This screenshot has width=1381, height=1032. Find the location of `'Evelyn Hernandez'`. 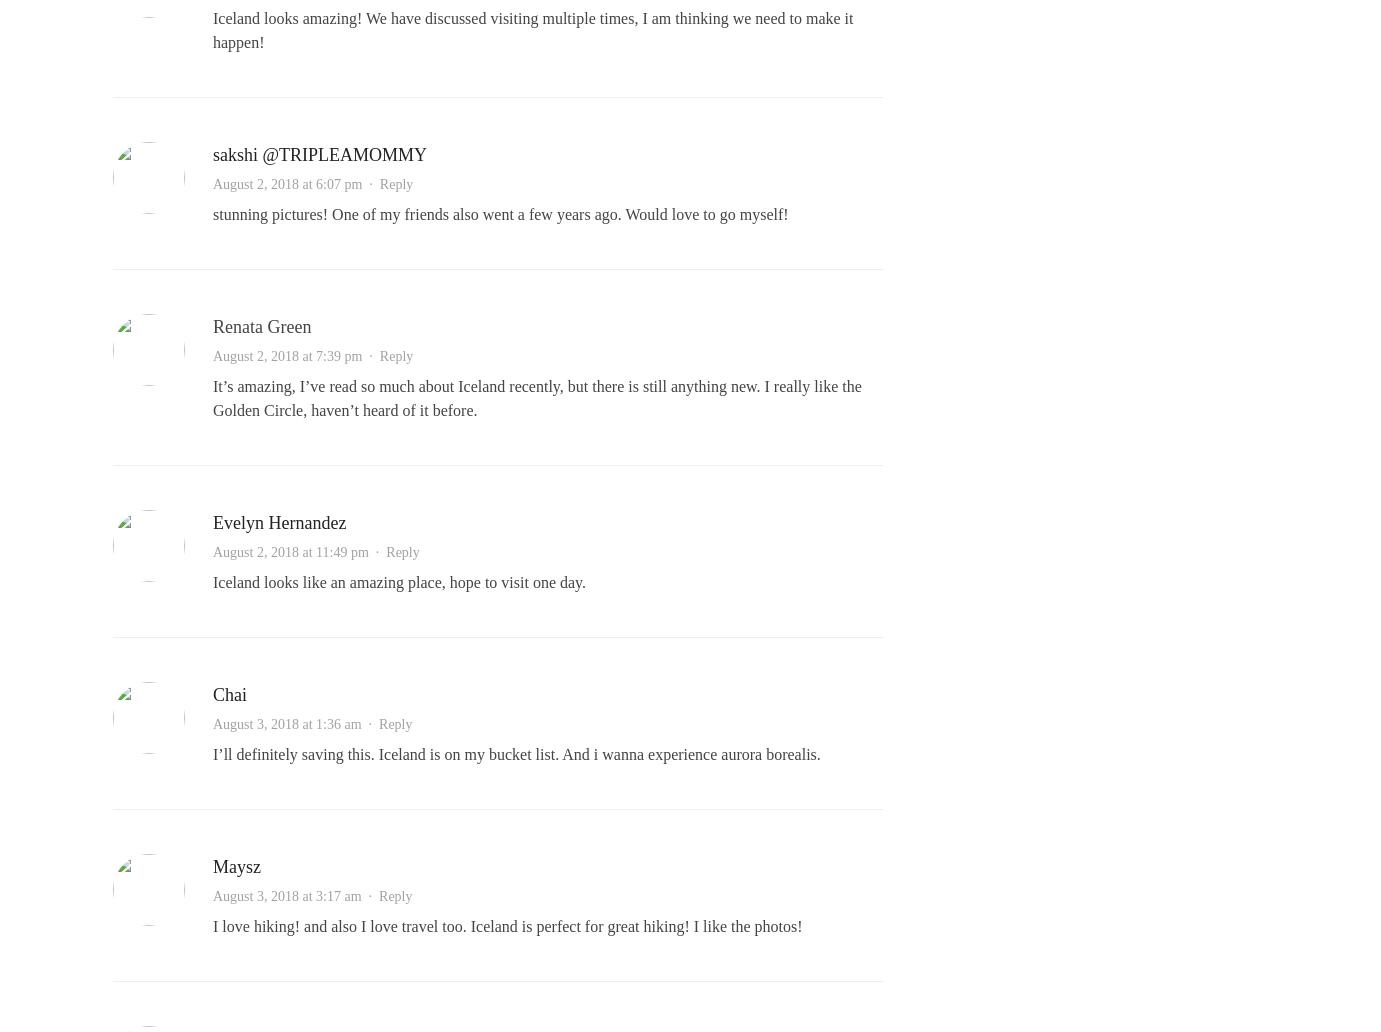

'Evelyn Hernandez' is located at coordinates (279, 523).